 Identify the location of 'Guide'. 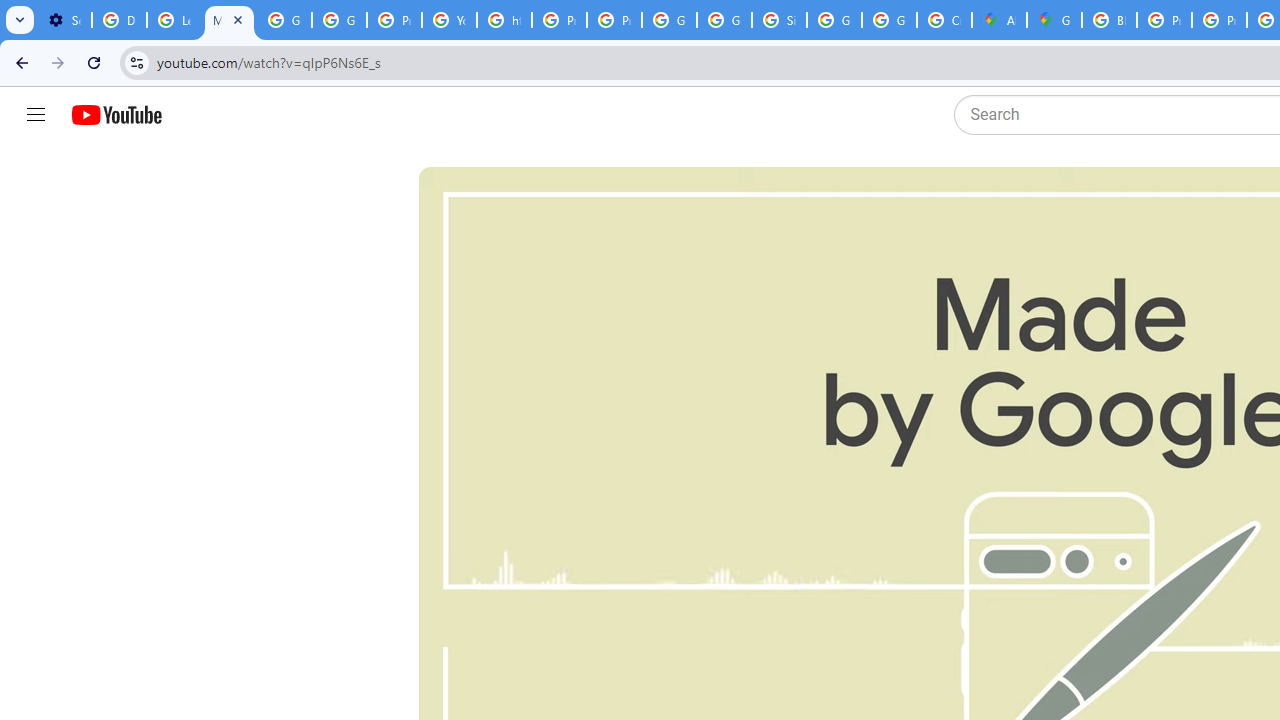
(35, 115).